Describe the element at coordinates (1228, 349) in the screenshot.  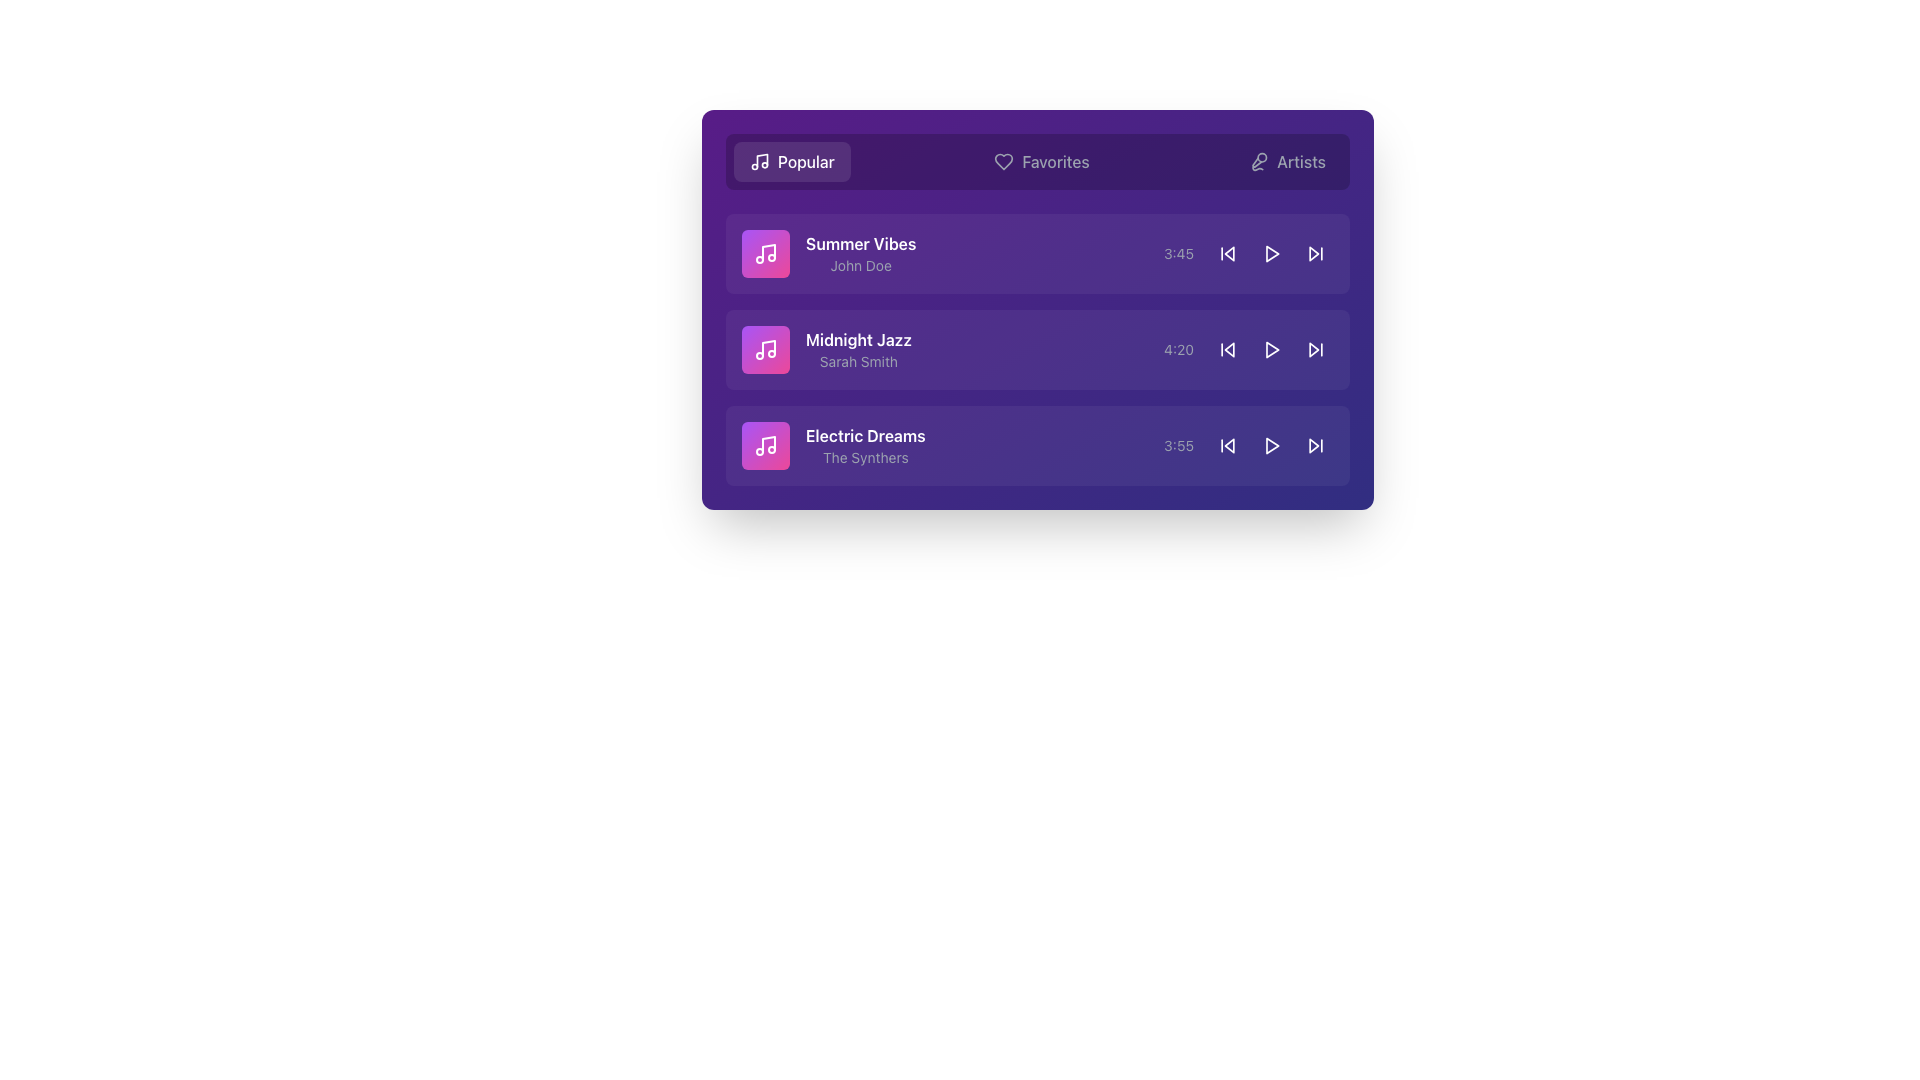
I see `the 'skip back' icon button for the audio controls of the second song item labeled 'Midnight Jazz'` at that location.